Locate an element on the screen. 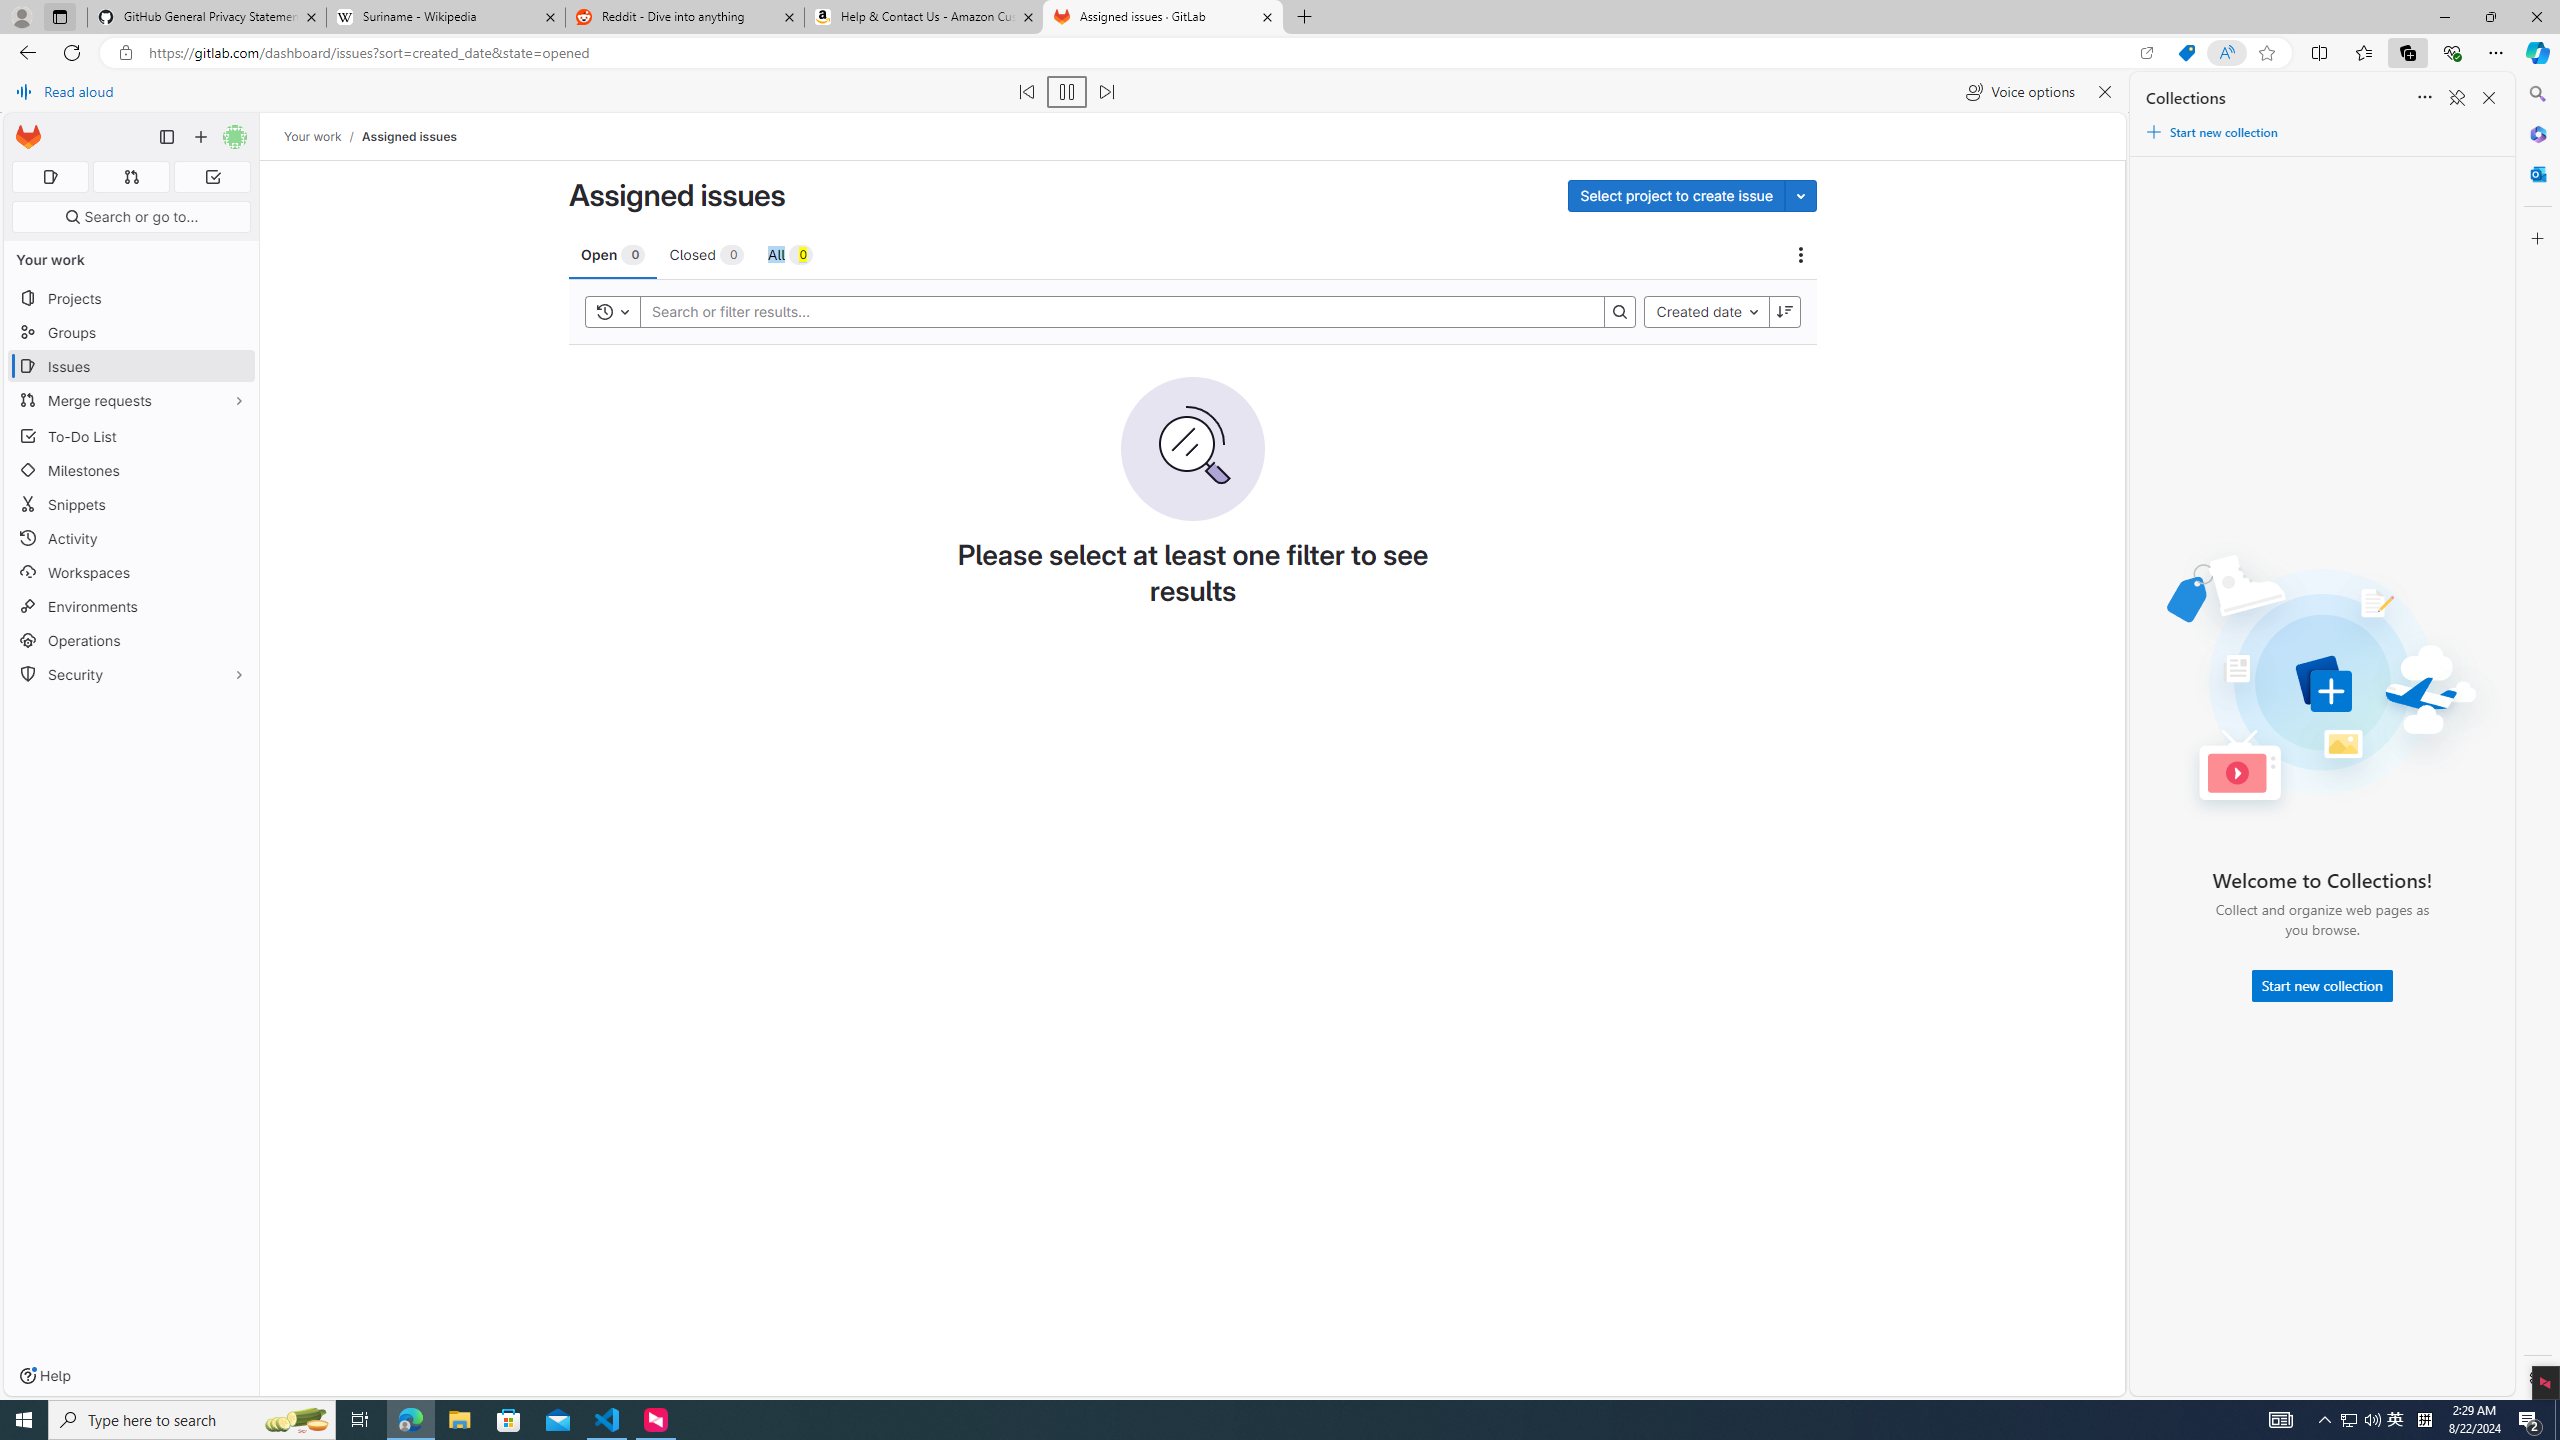 This screenshot has height=1440, width=2560. 'Groups' is located at coordinates (130, 330).